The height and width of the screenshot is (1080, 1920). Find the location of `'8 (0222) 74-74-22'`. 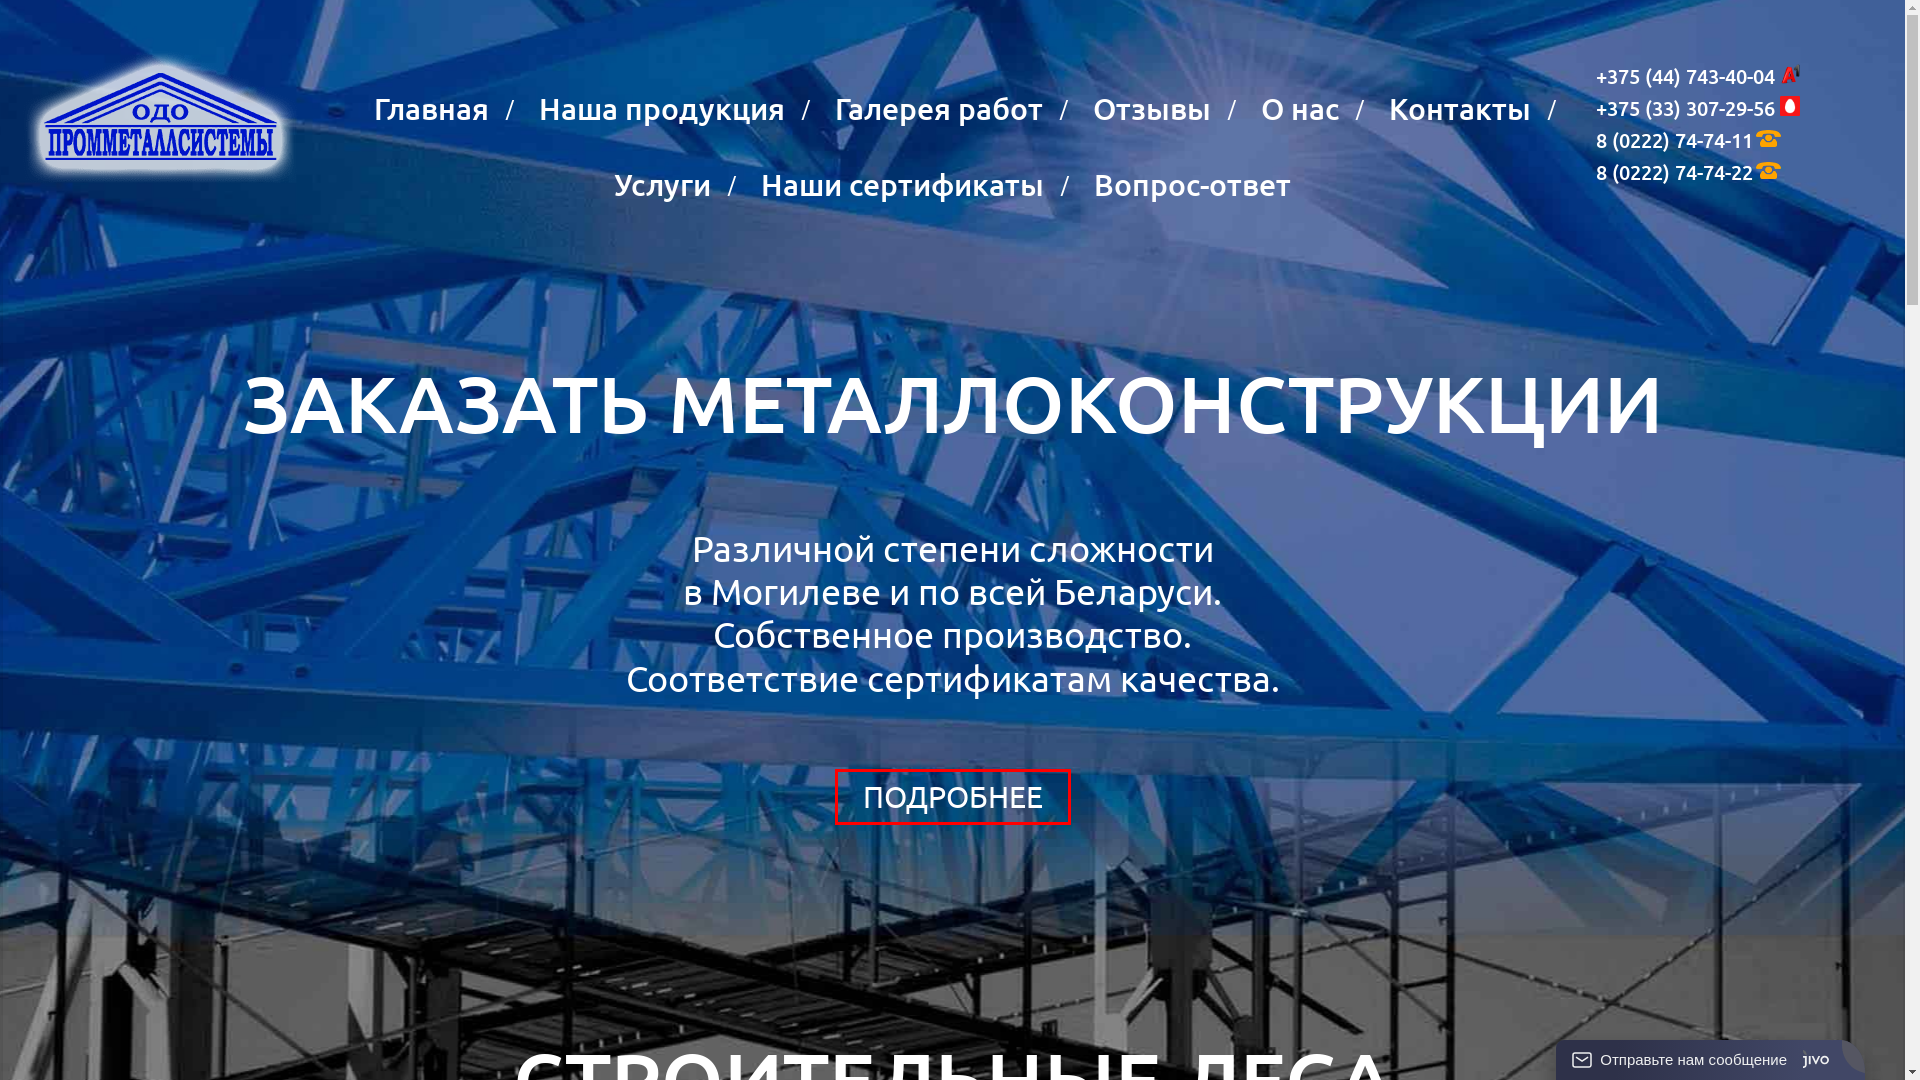

'8 (0222) 74-74-22' is located at coordinates (1674, 171).